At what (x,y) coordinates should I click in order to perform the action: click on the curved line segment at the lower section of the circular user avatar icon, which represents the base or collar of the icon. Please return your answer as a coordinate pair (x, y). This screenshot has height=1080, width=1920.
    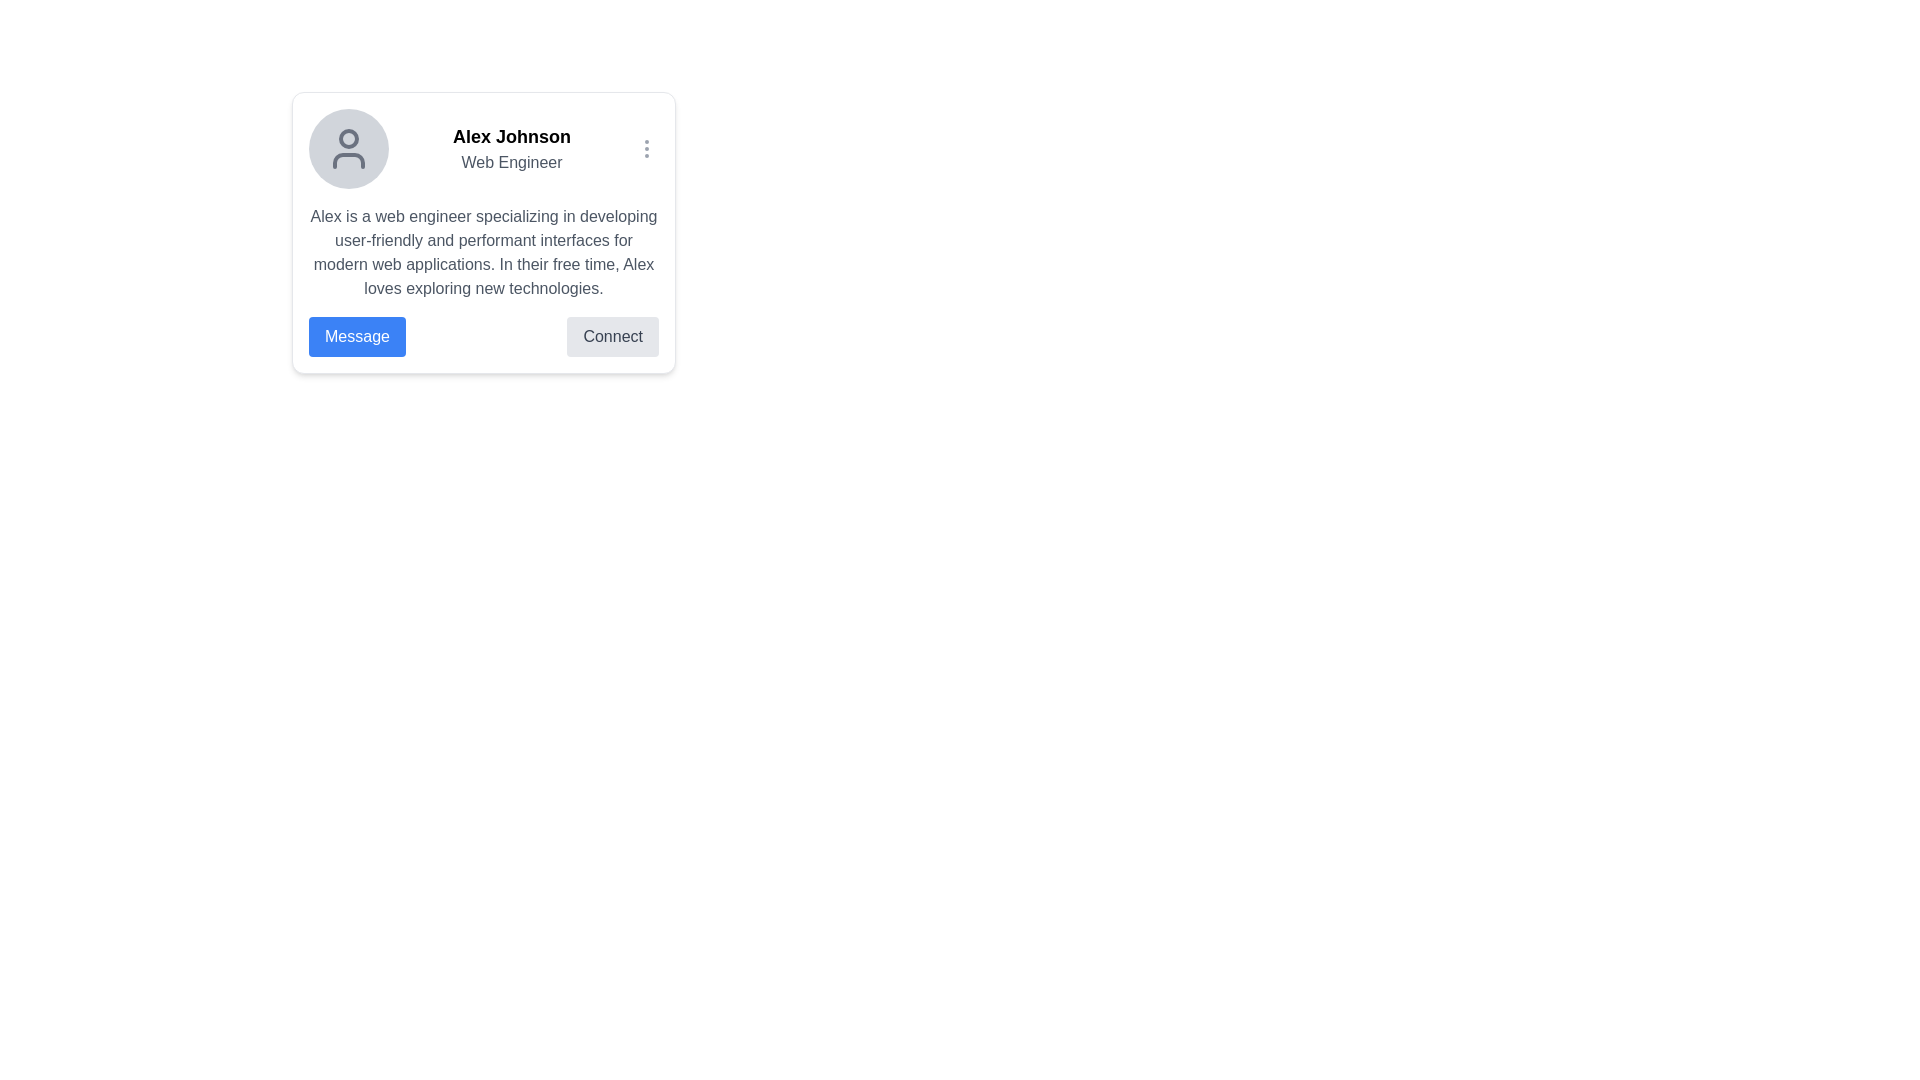
    Looking at the image, I should click on (349, 160).